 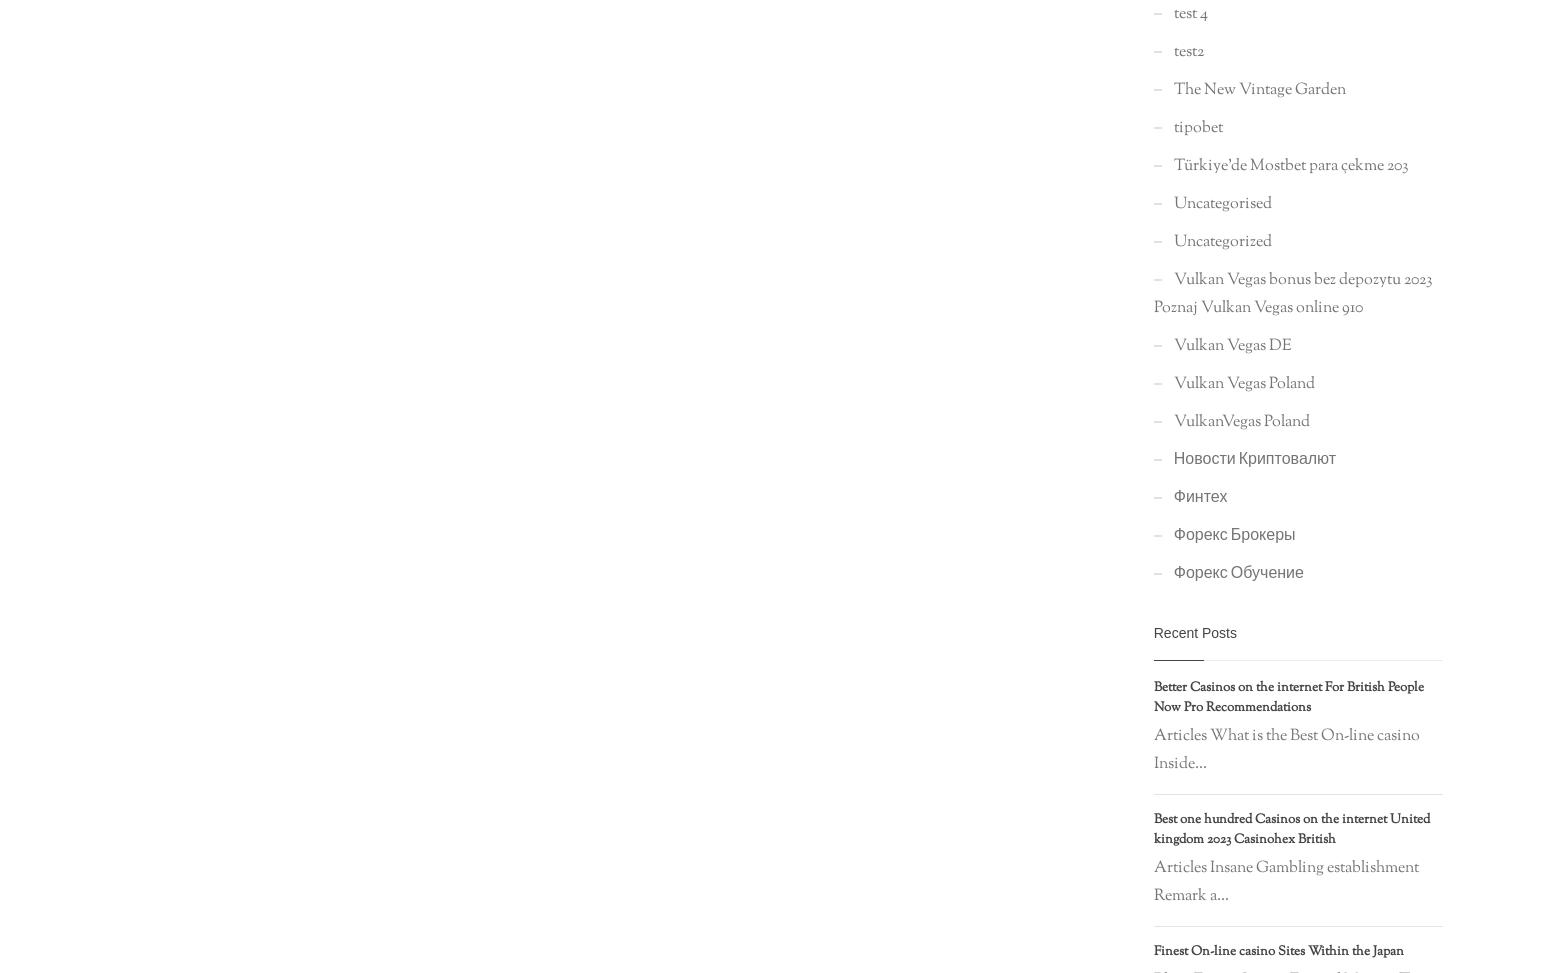 I want to click on 'Finest On-line casino Sites Within the Japan', so click(x=1276, y=950).